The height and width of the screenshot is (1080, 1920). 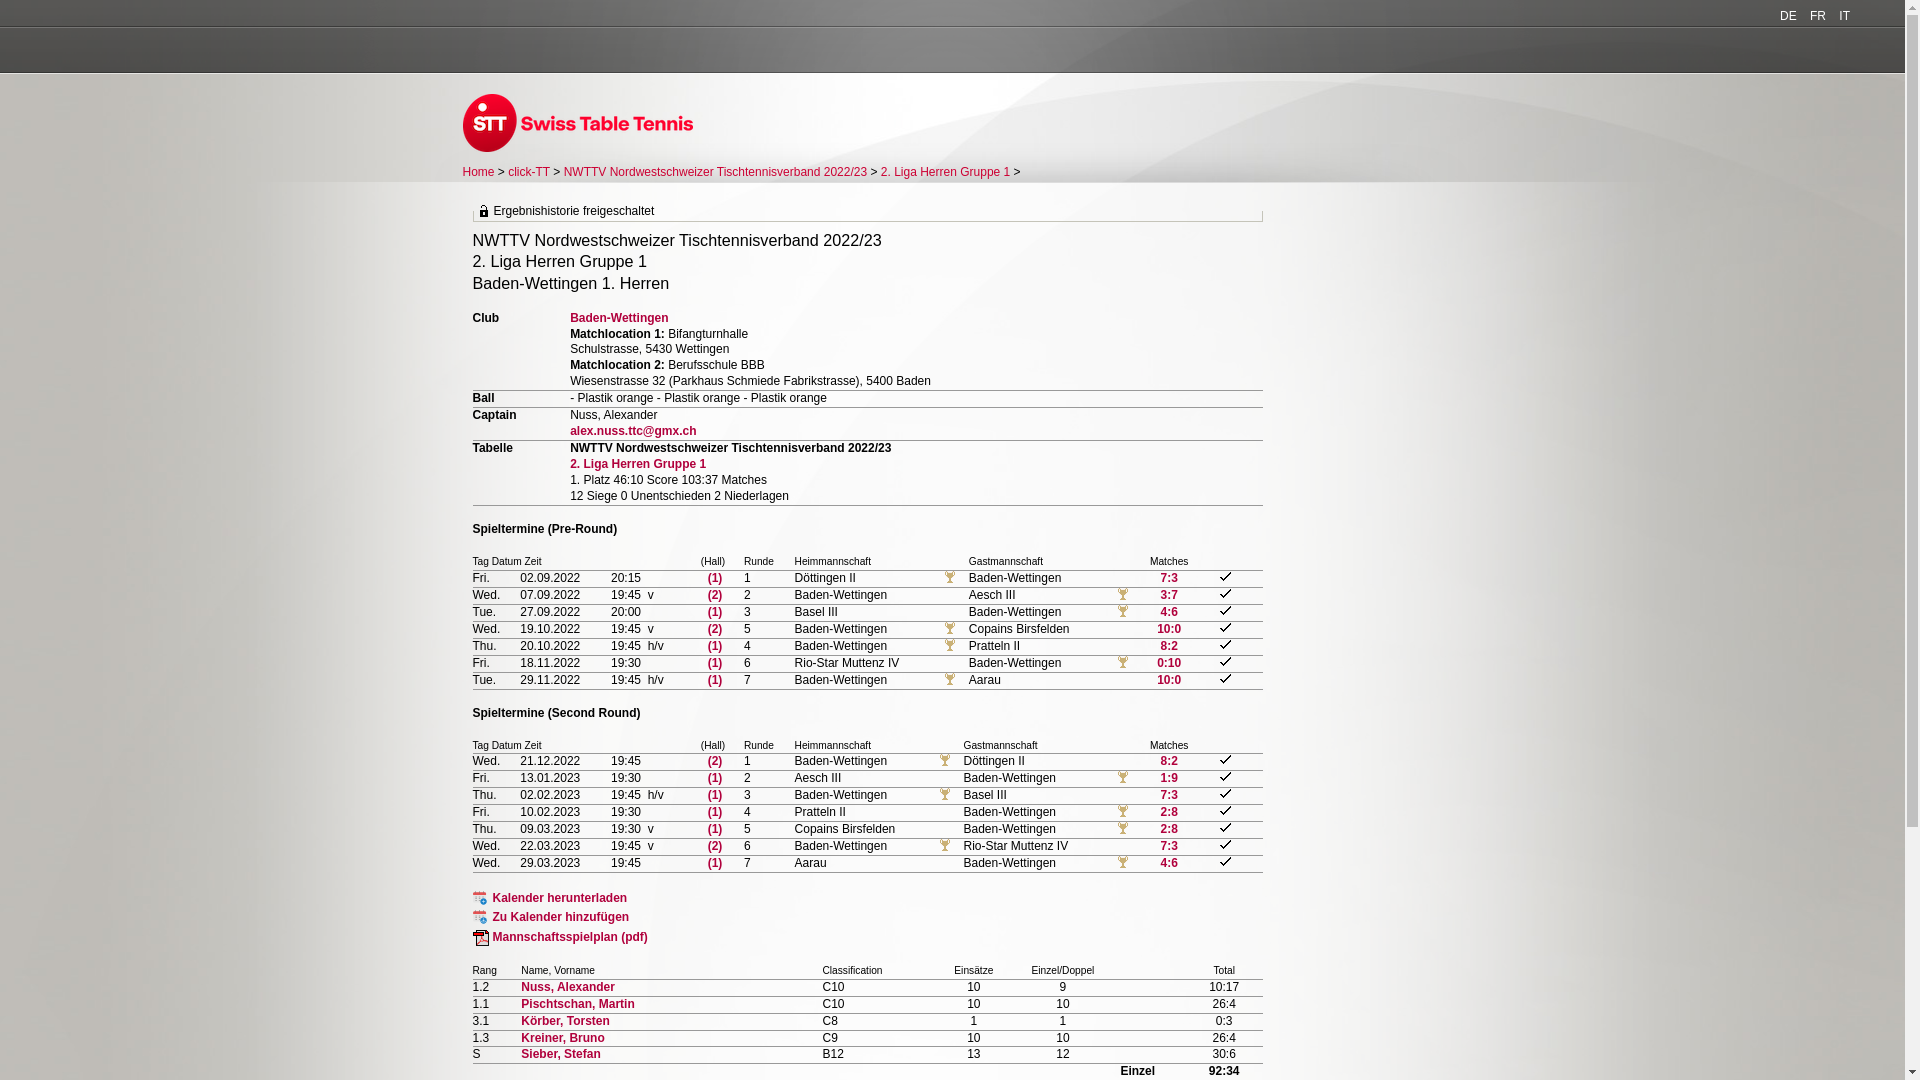 What do you see at coordinates (576, 1003) in the screenshot?
I see `'Pischtschan, Martin'` at bounding box center [576, 1003].